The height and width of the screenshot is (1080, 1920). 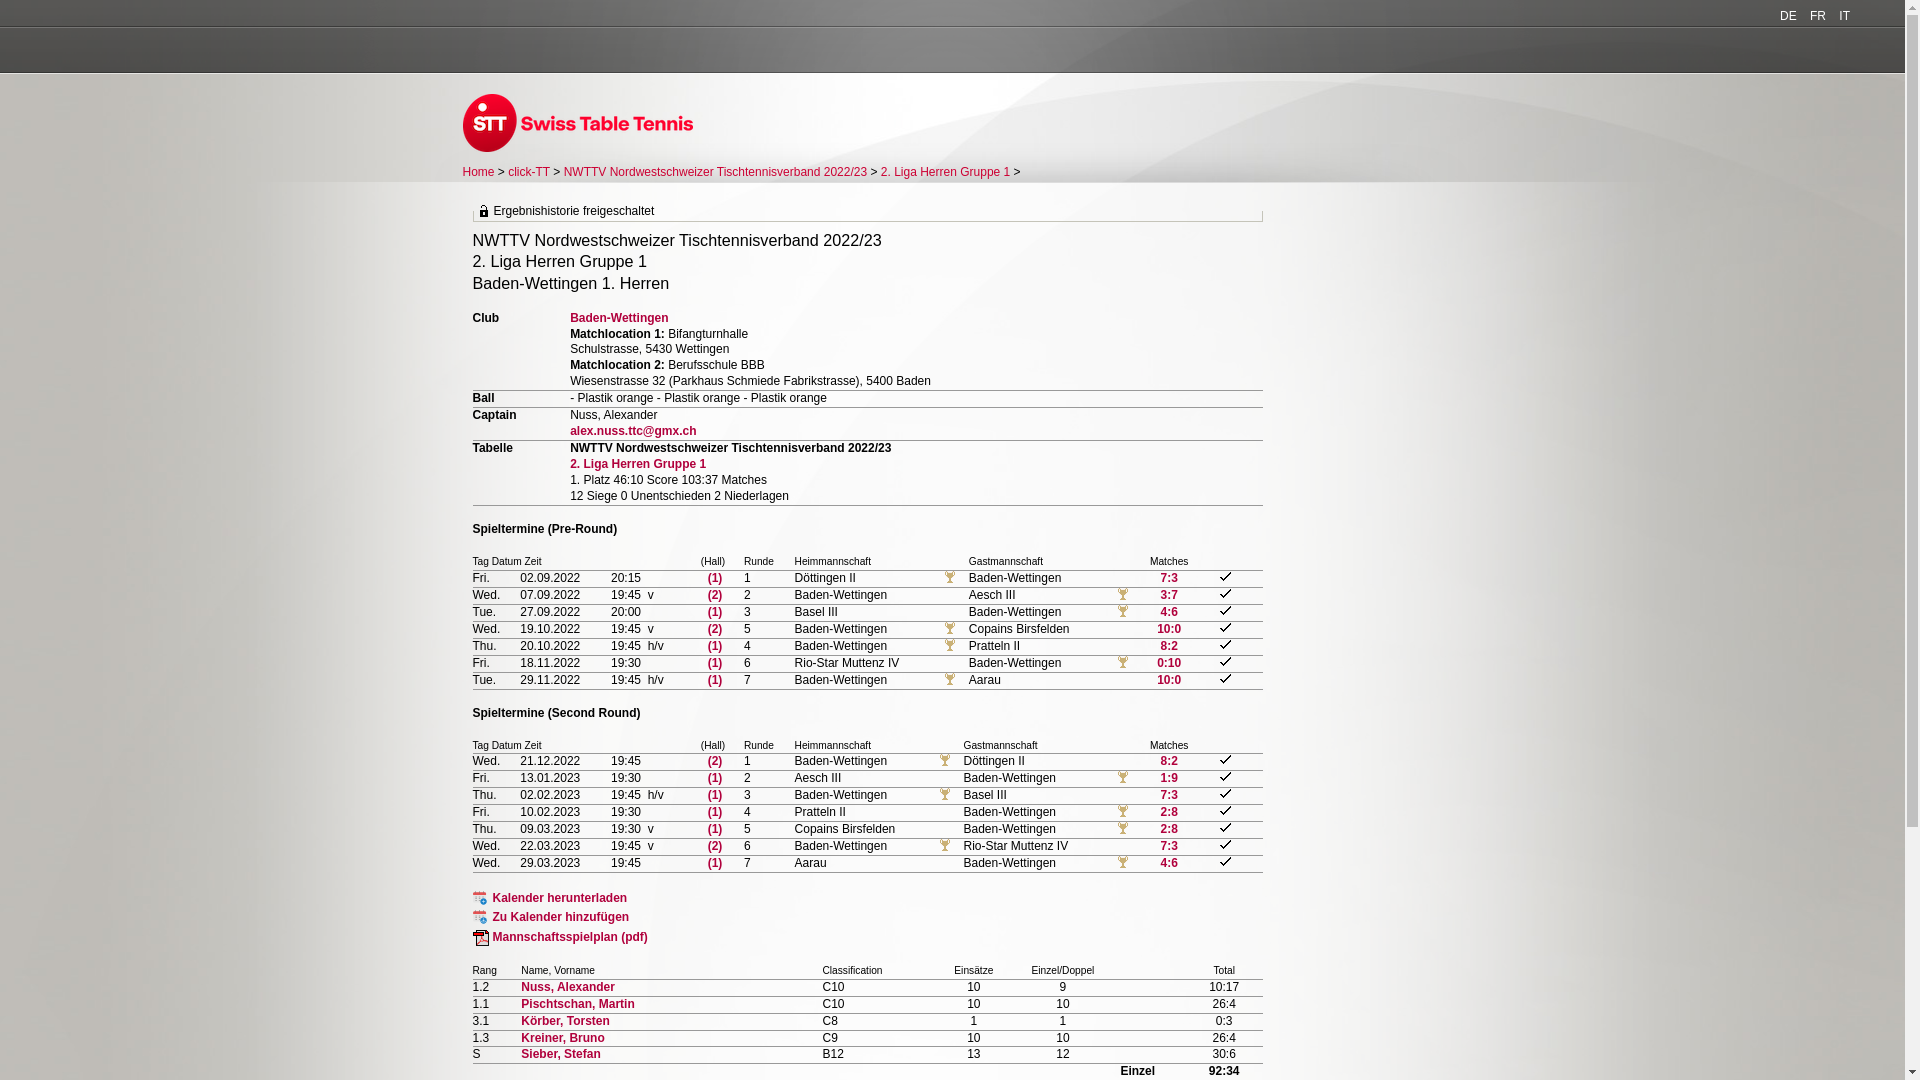 What do you see at coordinates (576, 1003) in the screenshot?
I see `'Pischtschan, Martin'` at bounding box center [576, 1003].